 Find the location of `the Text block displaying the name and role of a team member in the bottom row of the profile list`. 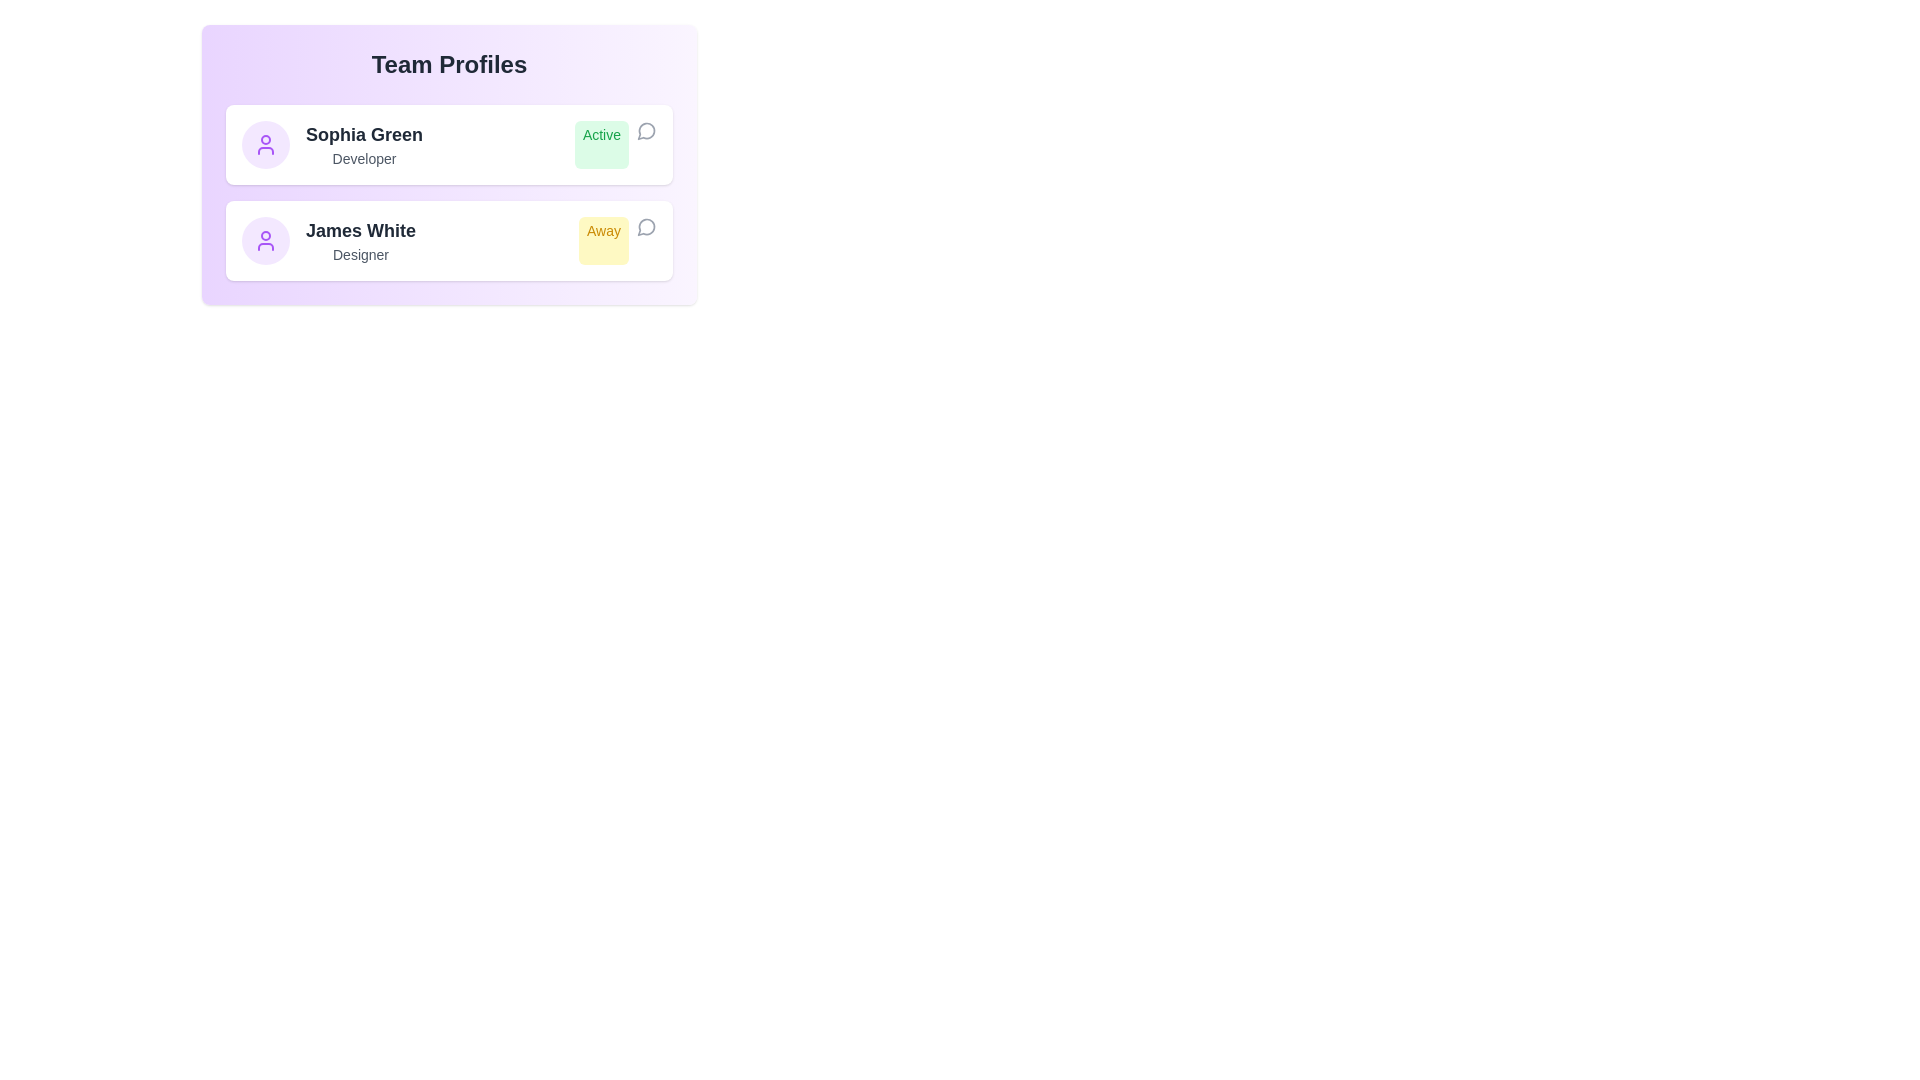

the Text block displaying the name and role of a team member in the bottom row of the profile list is located at coordinates (360, 239).